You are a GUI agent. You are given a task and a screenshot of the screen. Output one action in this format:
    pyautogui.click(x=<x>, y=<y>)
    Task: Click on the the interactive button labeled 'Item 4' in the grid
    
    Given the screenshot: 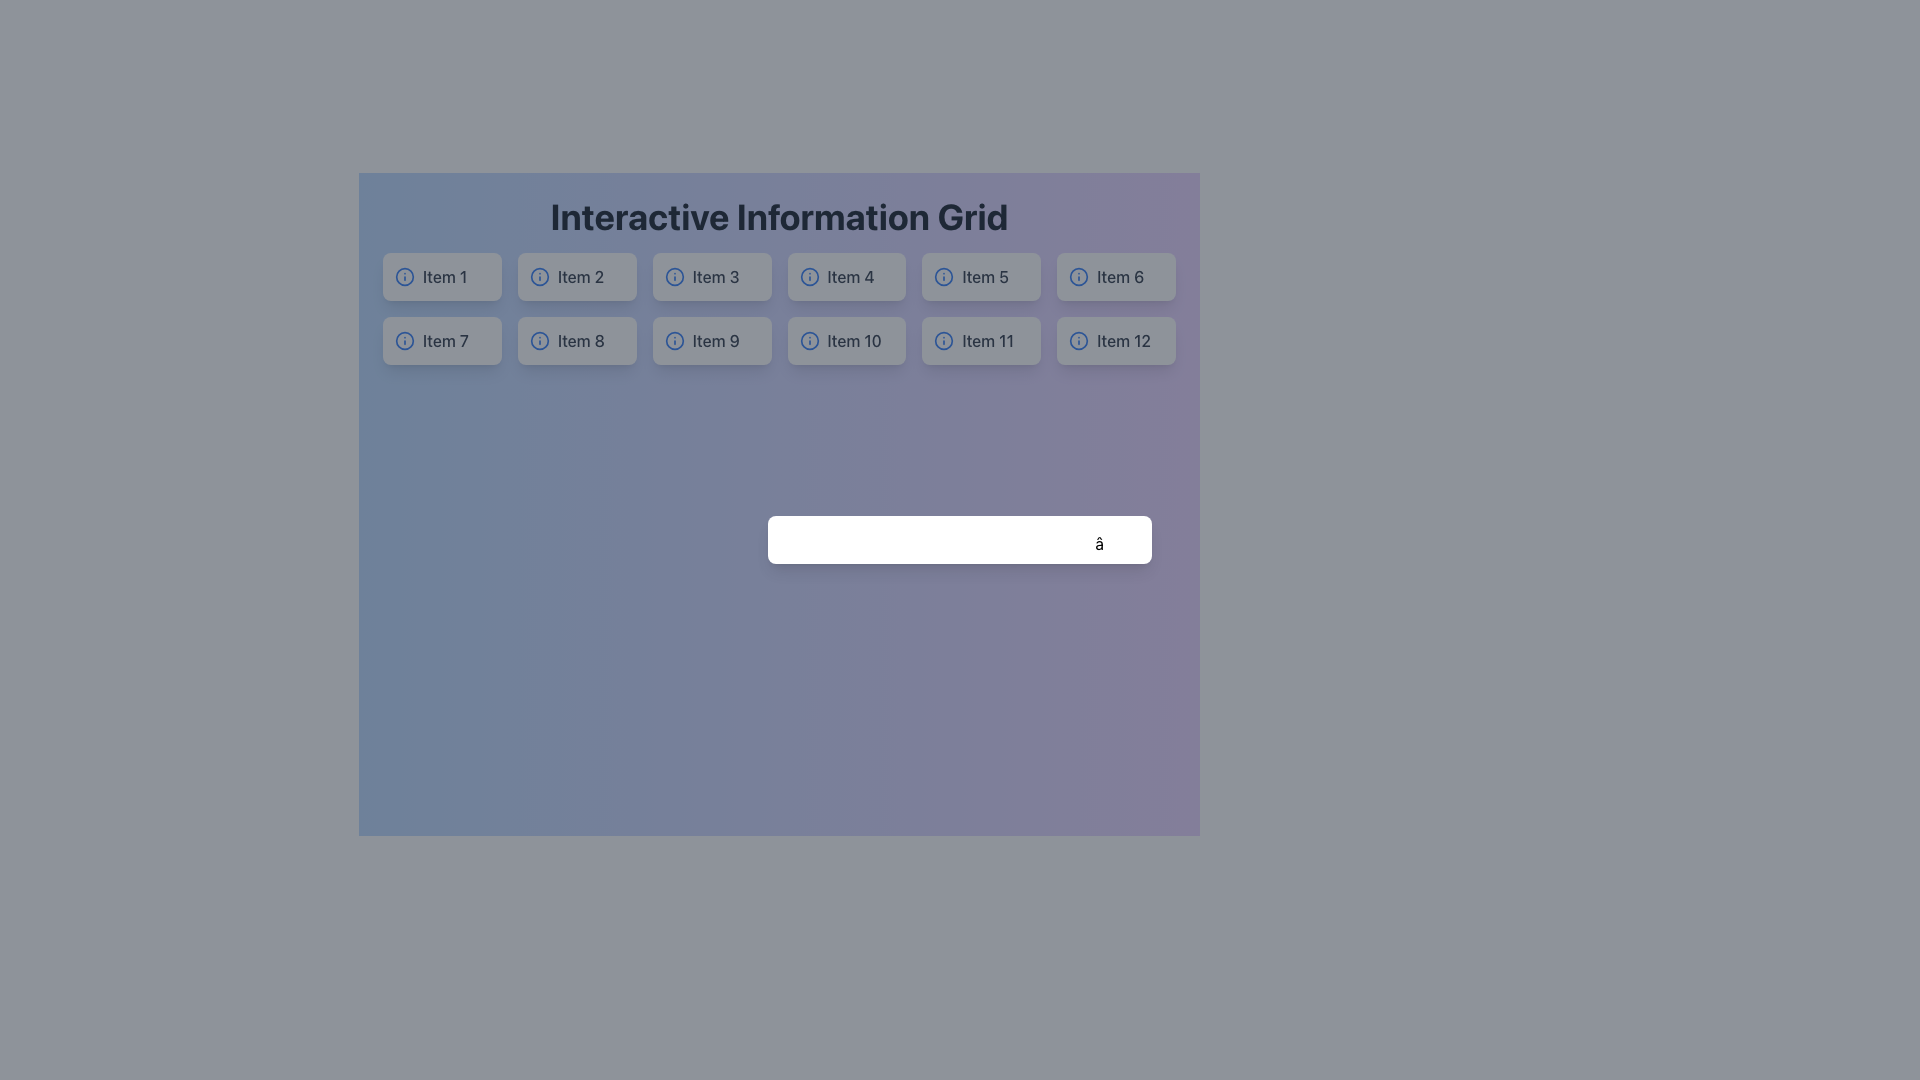 What is the action you would take?
    pyautogui.click(x=846, y=277)
    